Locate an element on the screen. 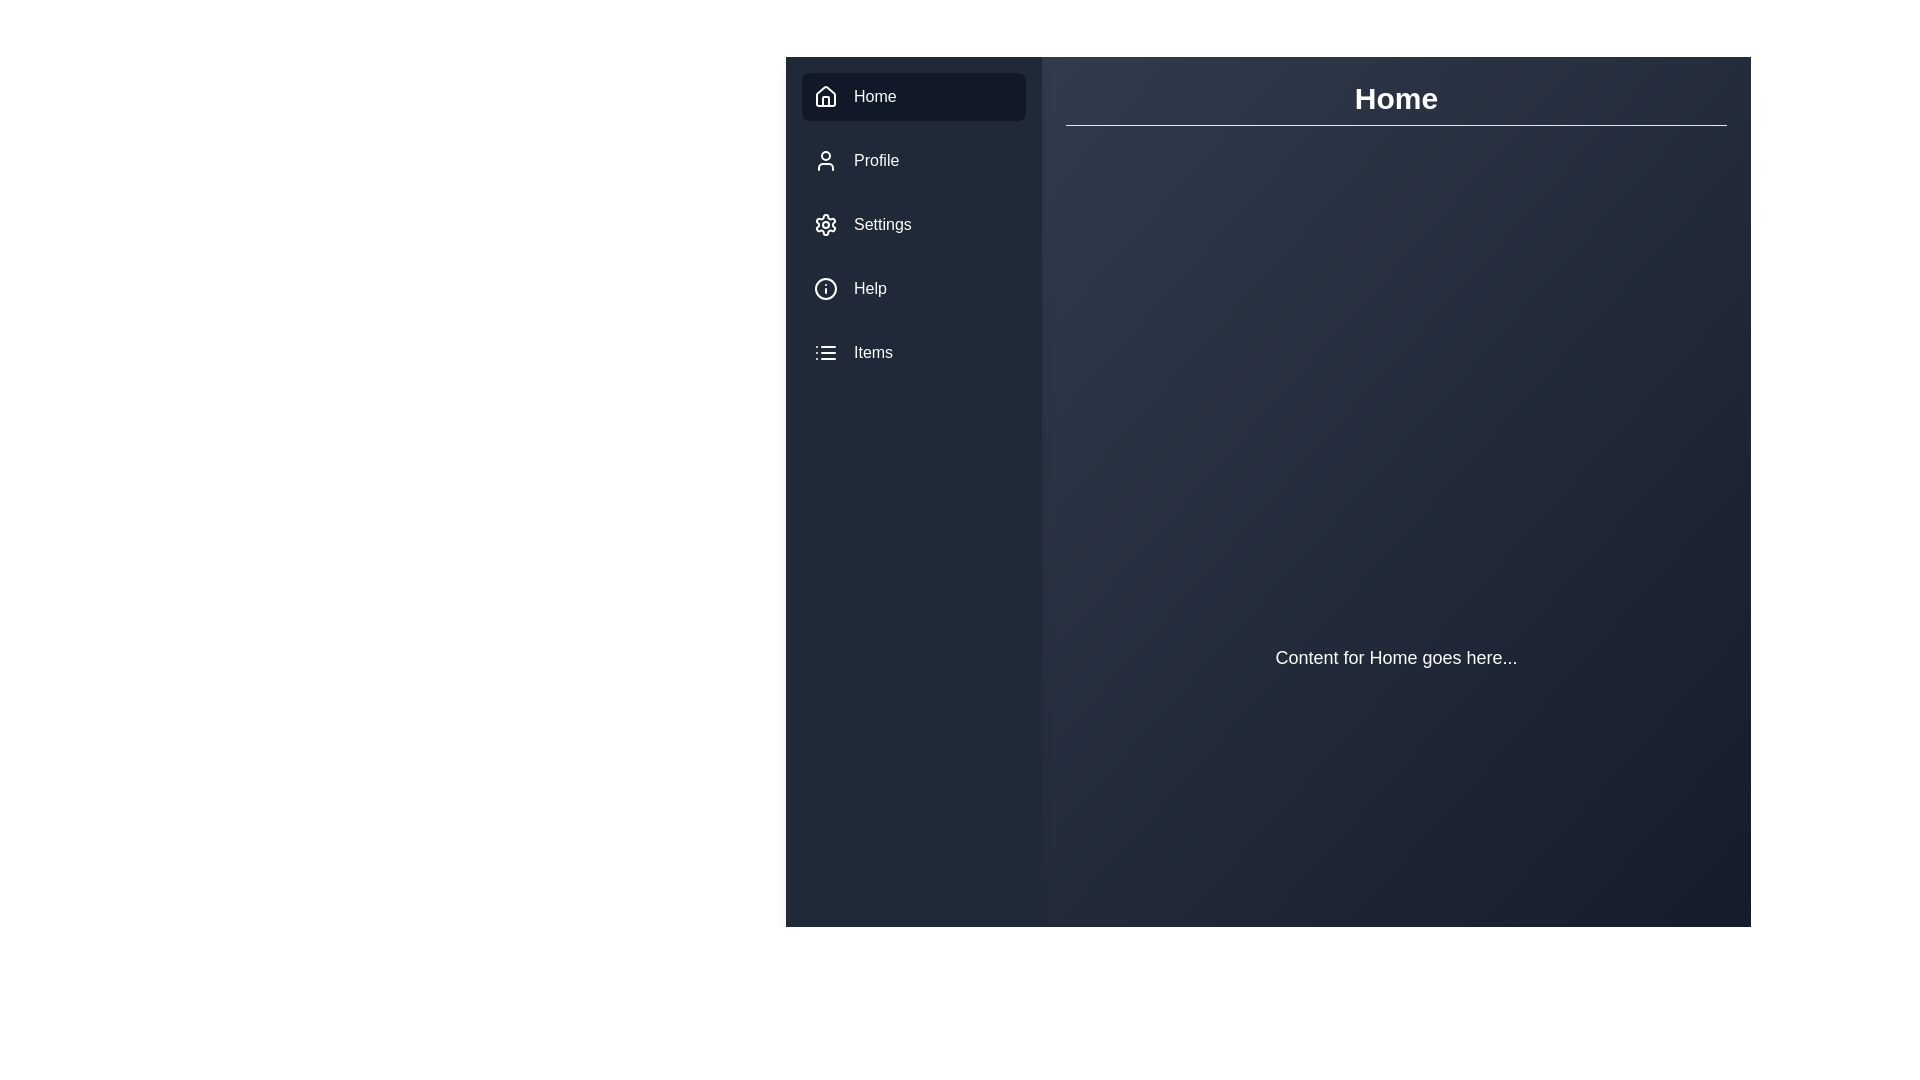 The image size is (1920, 1080). the menu item Help to navigate to its section is located at coordinates (912, 289).